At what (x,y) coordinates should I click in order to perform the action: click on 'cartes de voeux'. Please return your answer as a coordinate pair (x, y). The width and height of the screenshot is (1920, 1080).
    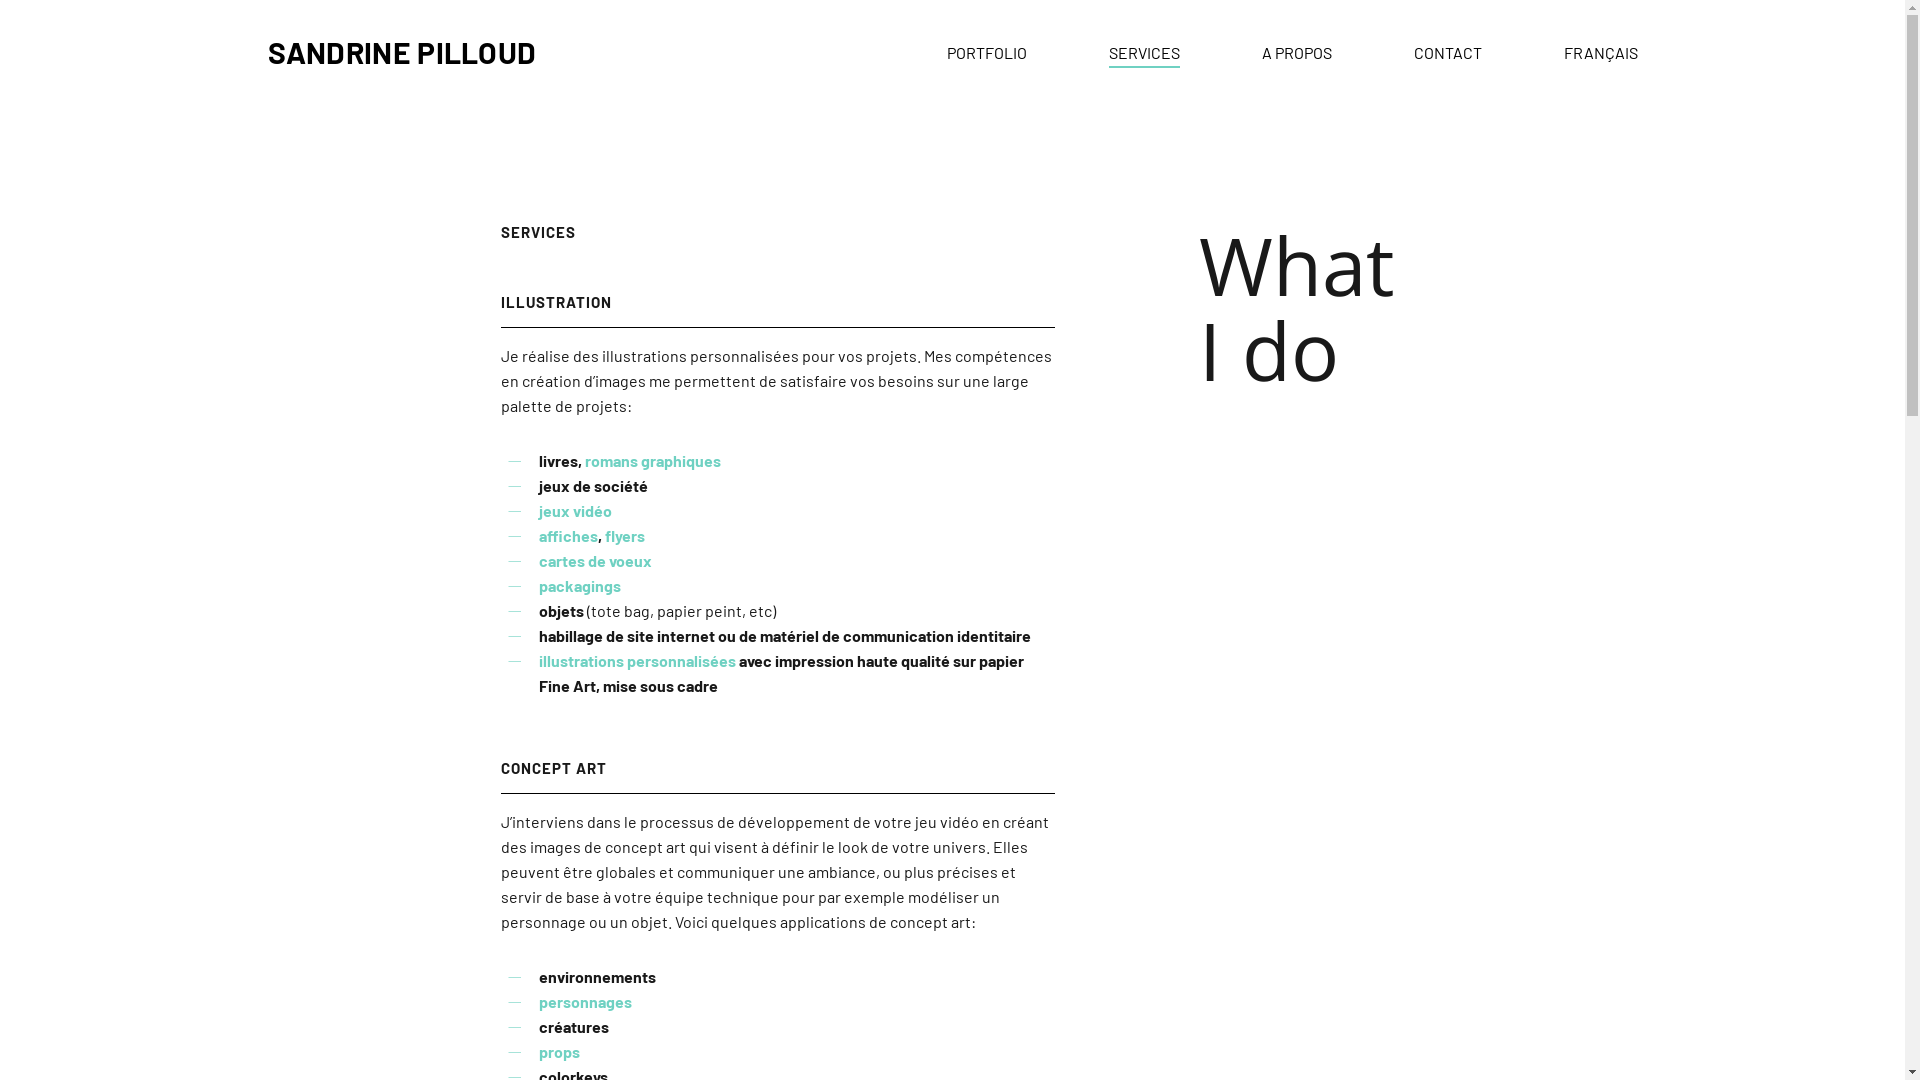
    Looking at the image, I should click on (594, 560).